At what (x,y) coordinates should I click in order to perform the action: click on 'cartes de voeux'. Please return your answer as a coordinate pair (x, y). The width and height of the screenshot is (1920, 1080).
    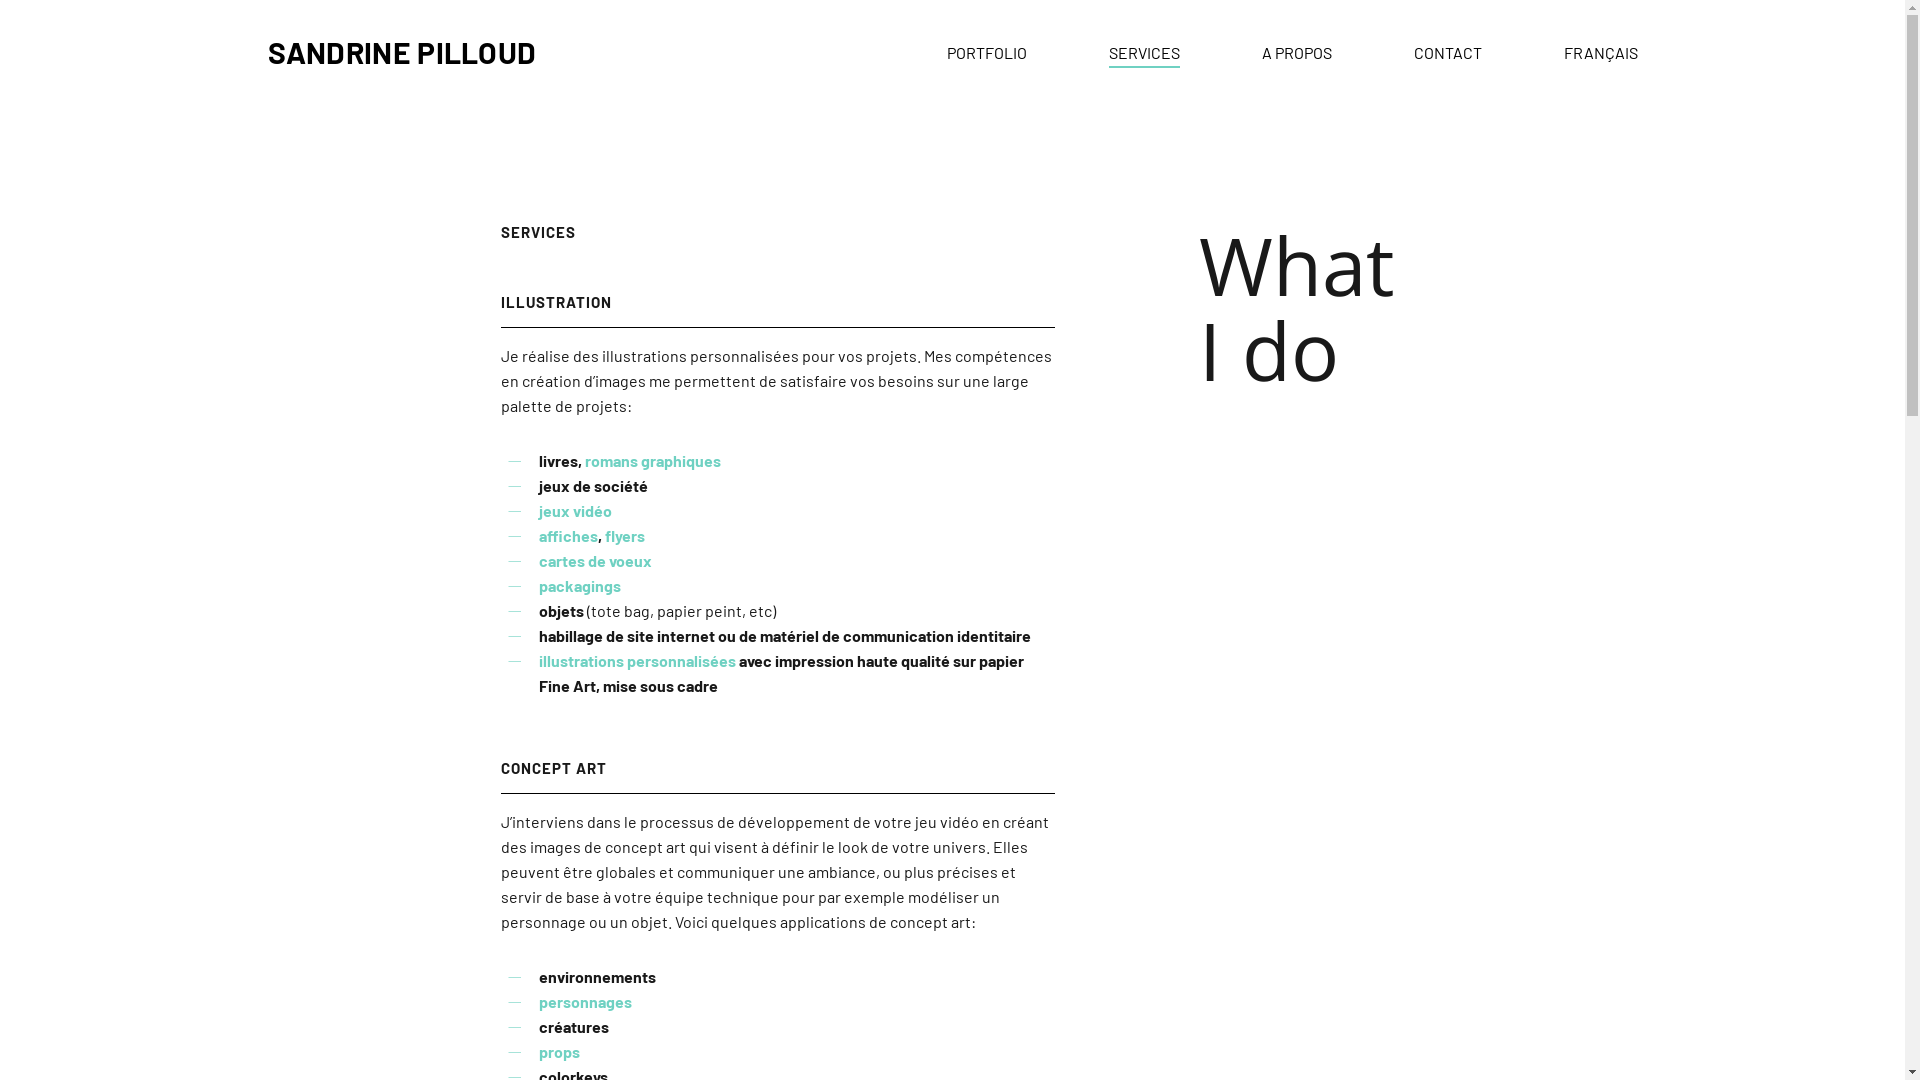
    Looking at the image, I should click on (594, 560).